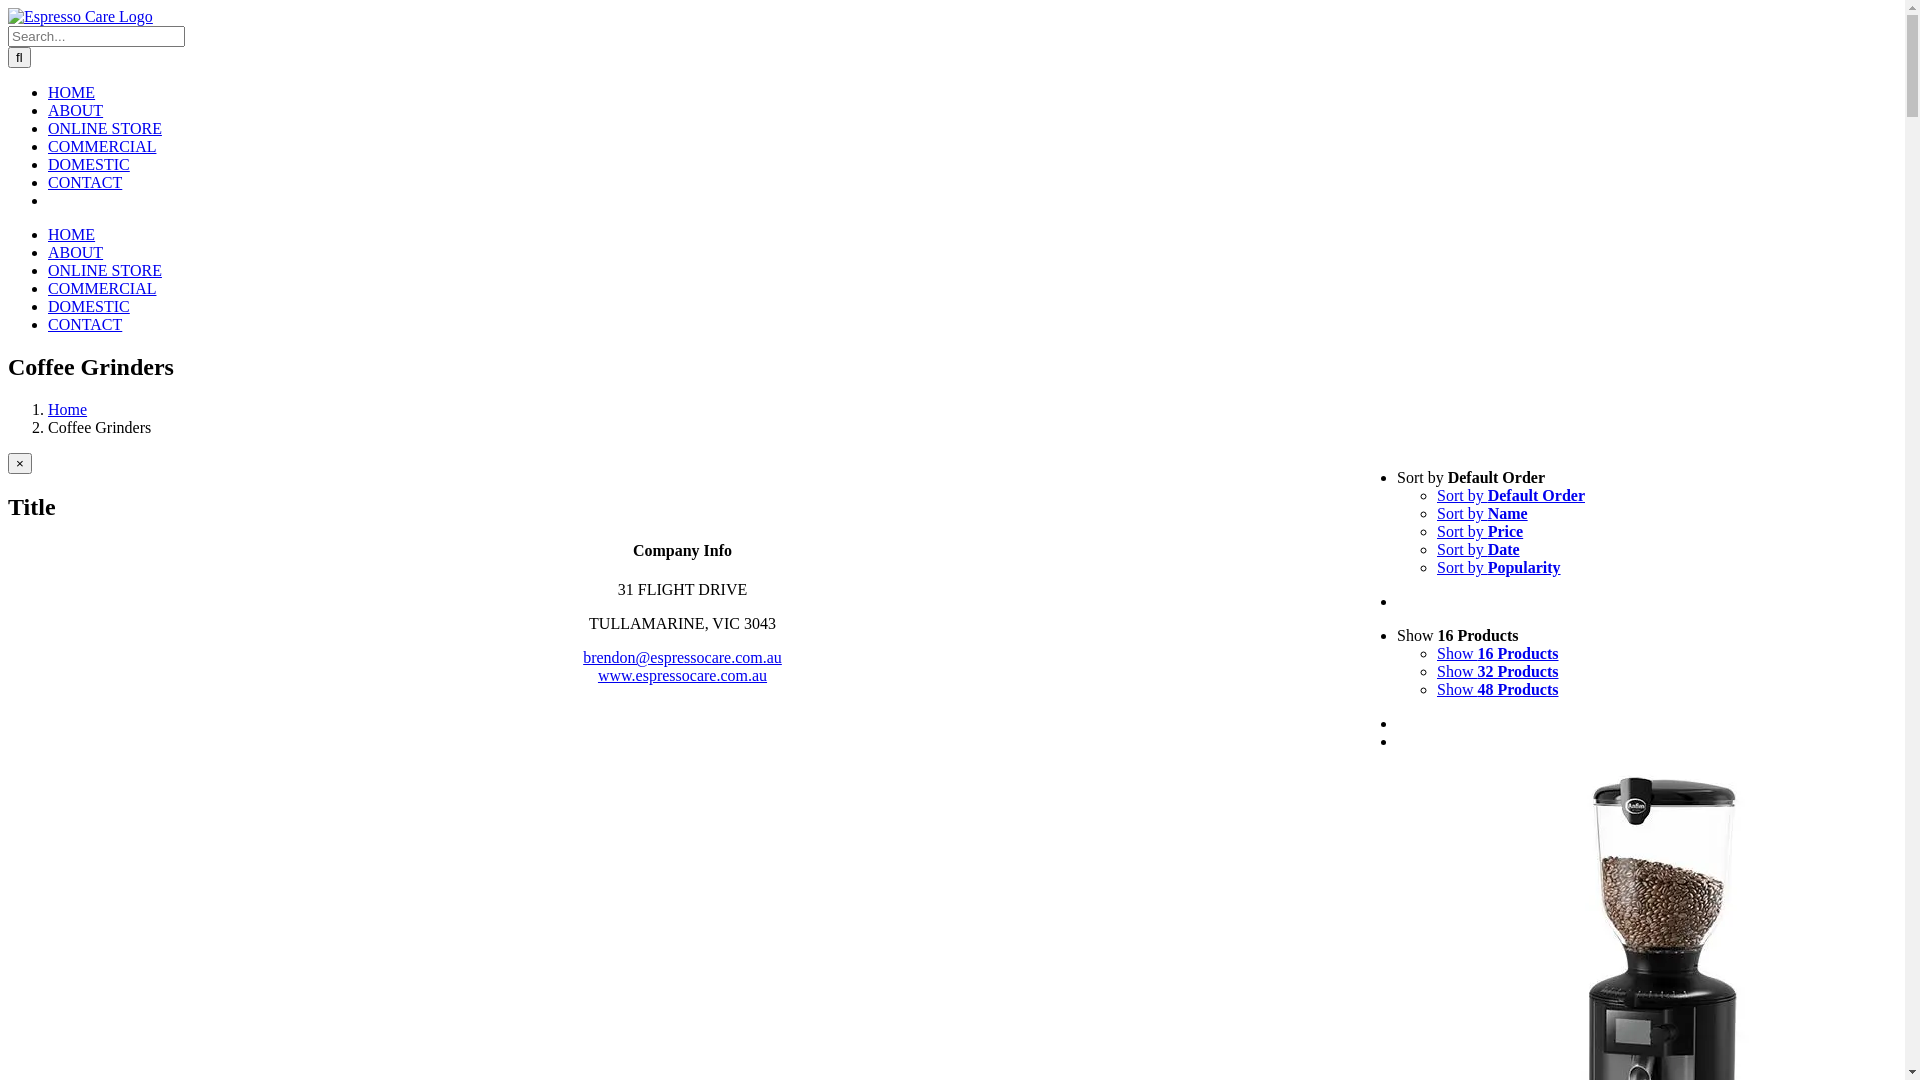  What do you see at coordinates (1498, 567) in the screenshot?
I see `'Sort by Popularity'` at bounding box center [1498, 567].